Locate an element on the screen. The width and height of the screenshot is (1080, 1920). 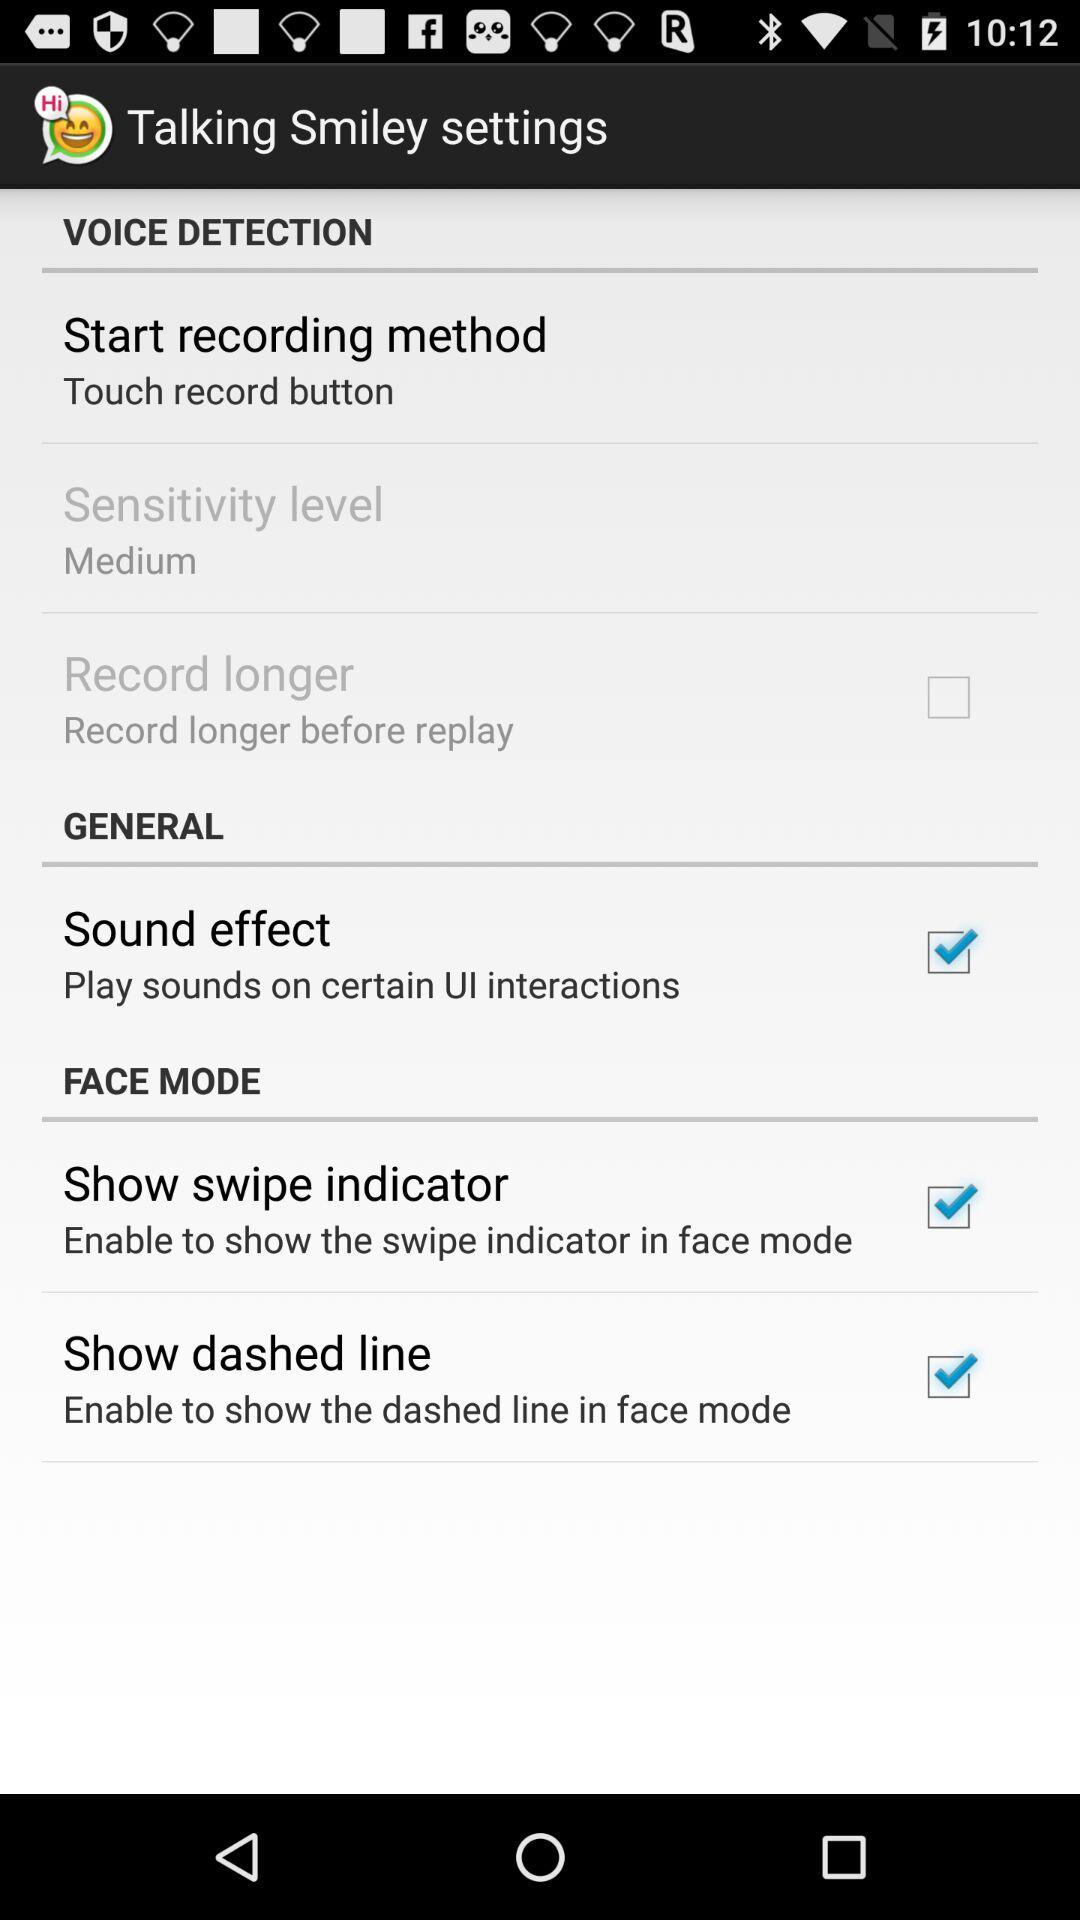
the medium item is located at coordinates (130, 559).